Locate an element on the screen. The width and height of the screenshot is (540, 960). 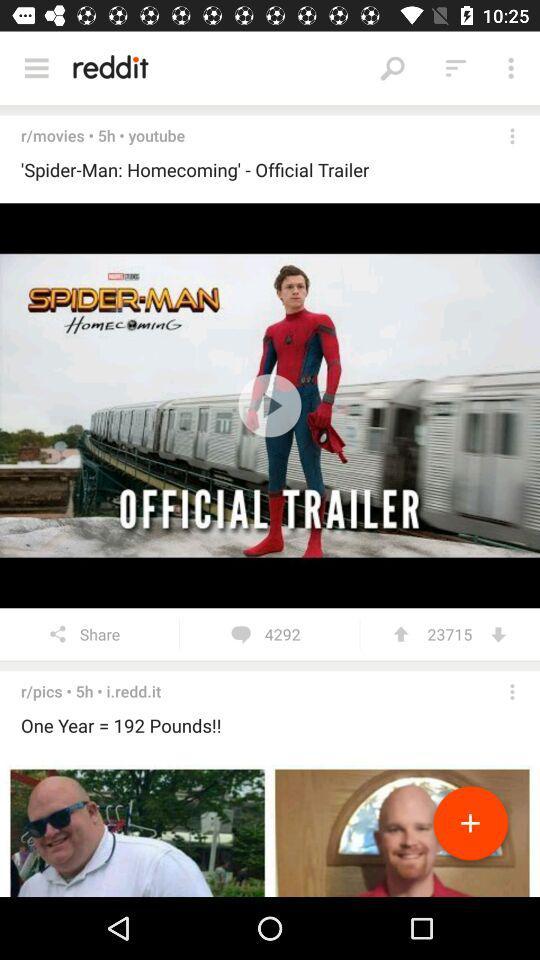
image view button is located at coordinates (270, 828).